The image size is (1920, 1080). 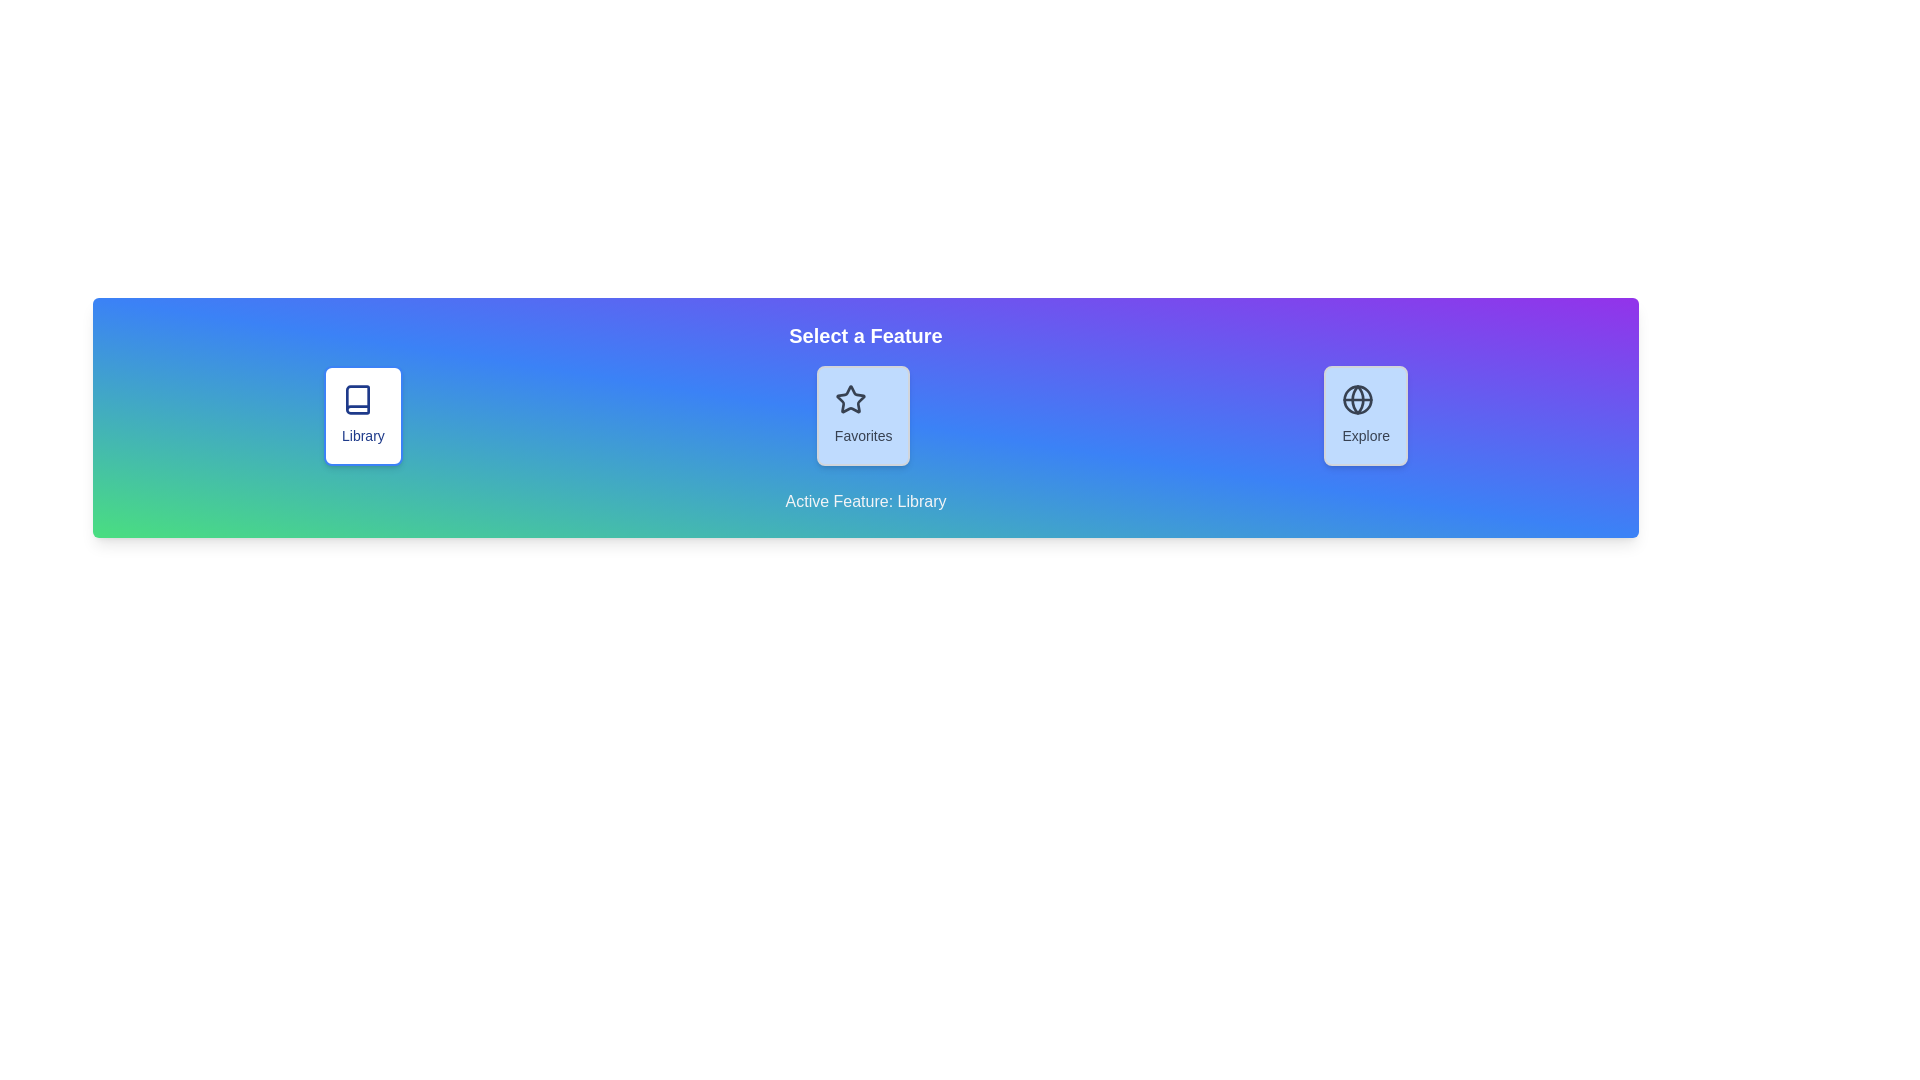 I want to click on the 'Library' button to observe its hover effect, so click(x=363, y=415).